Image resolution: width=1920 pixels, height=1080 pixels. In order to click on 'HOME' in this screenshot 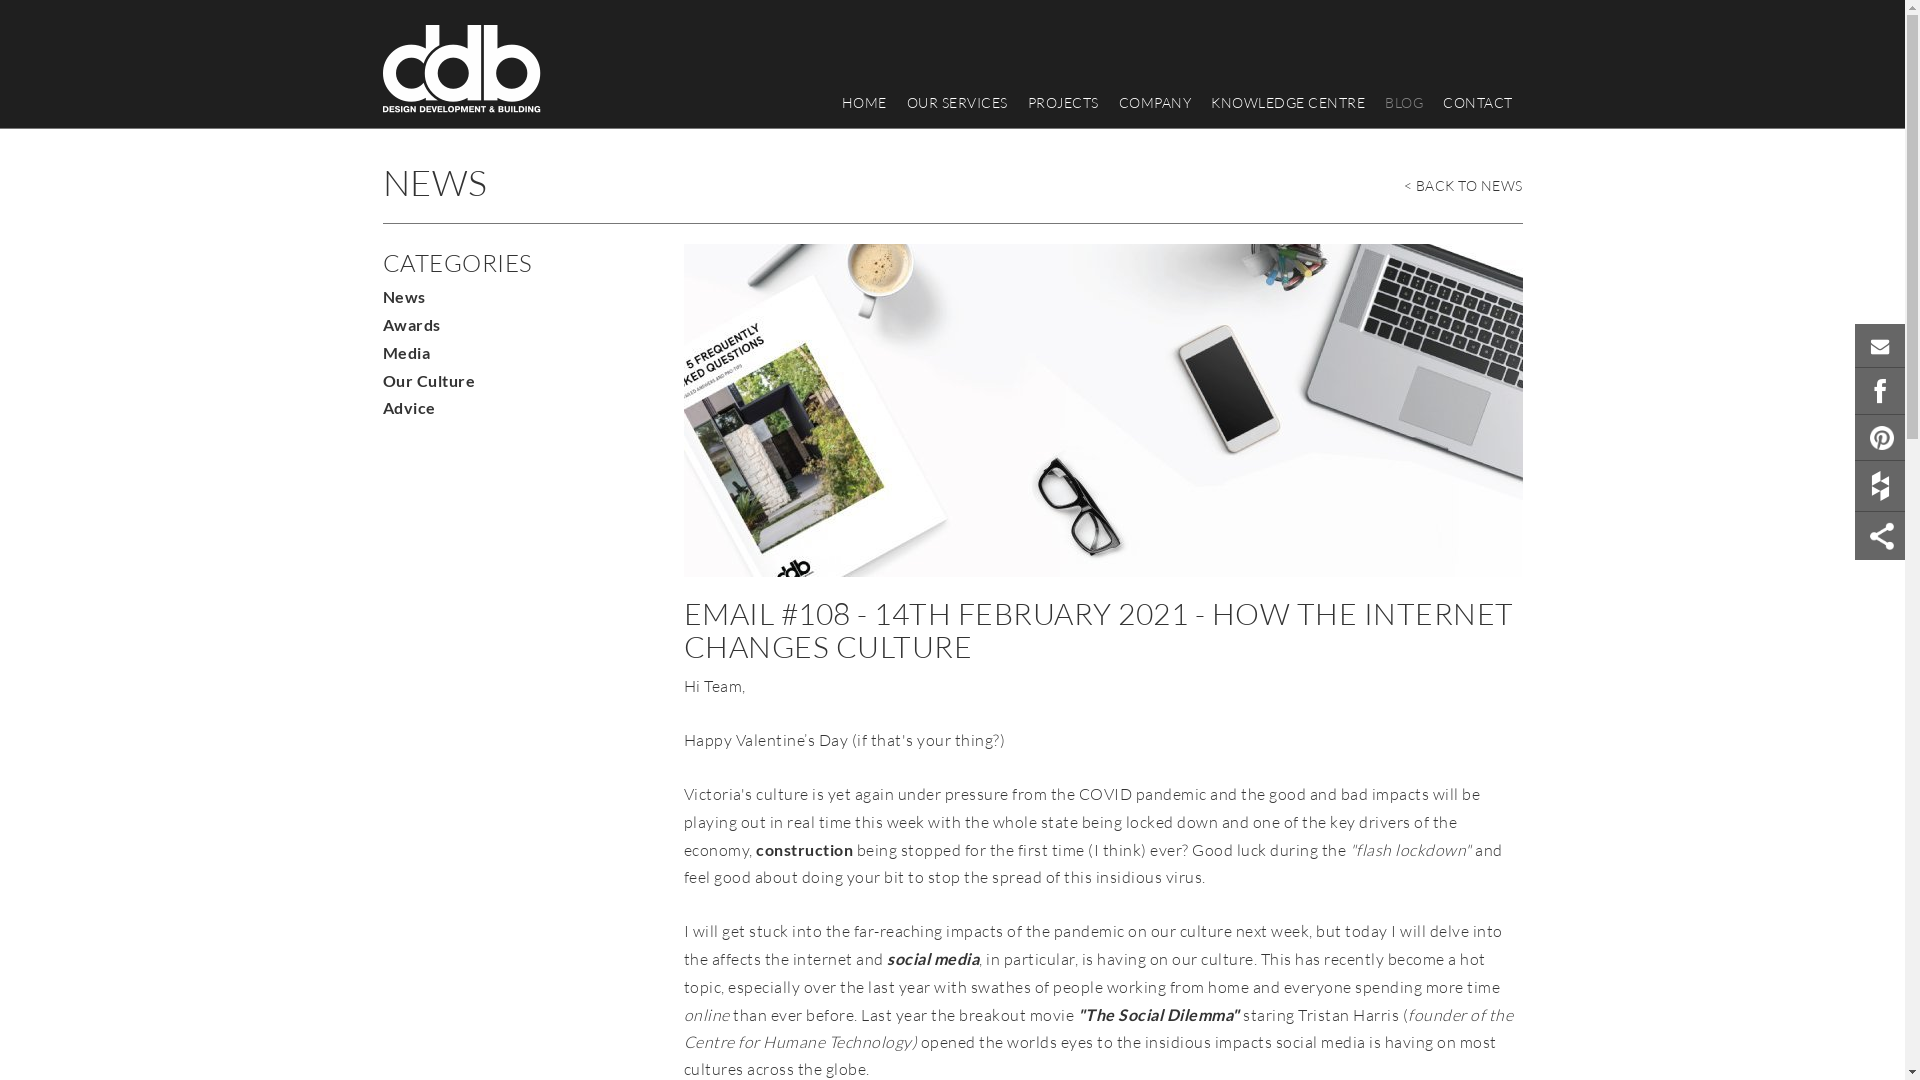, I will do `click(864, 103)`.